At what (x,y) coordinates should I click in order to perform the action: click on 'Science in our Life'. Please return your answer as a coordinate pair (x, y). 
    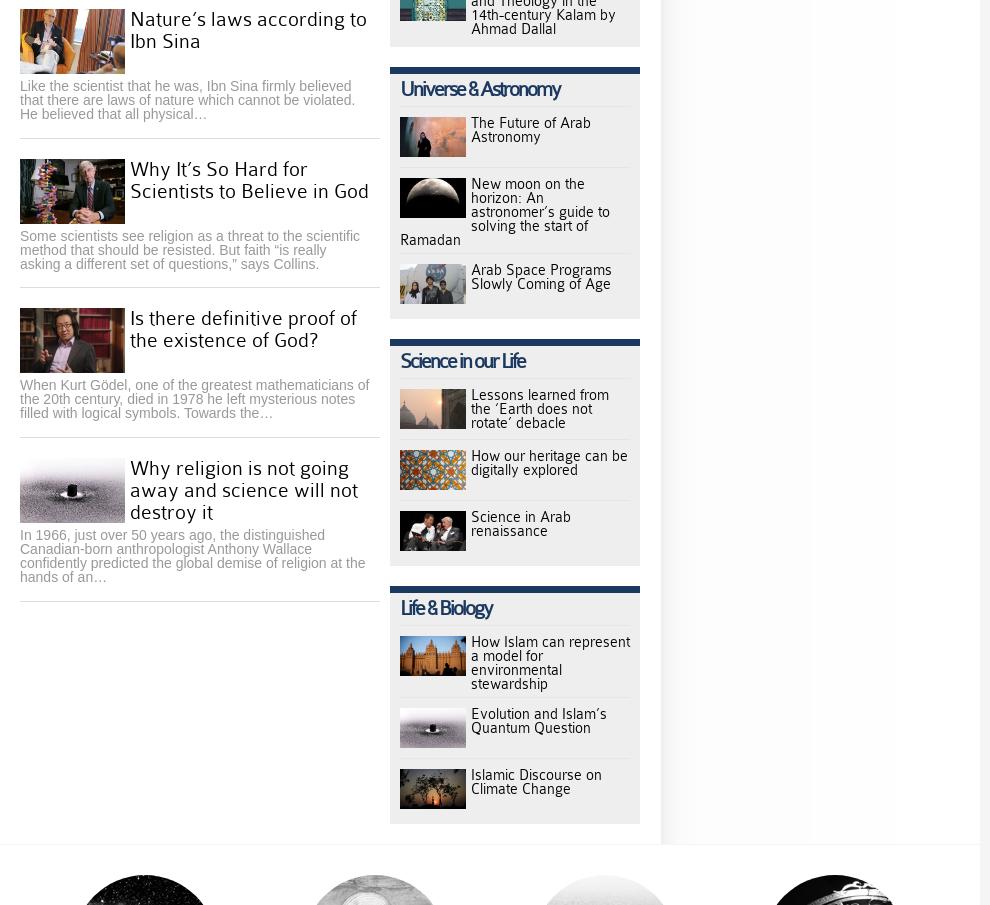
    Looking at the image, I should click on (462, 361).